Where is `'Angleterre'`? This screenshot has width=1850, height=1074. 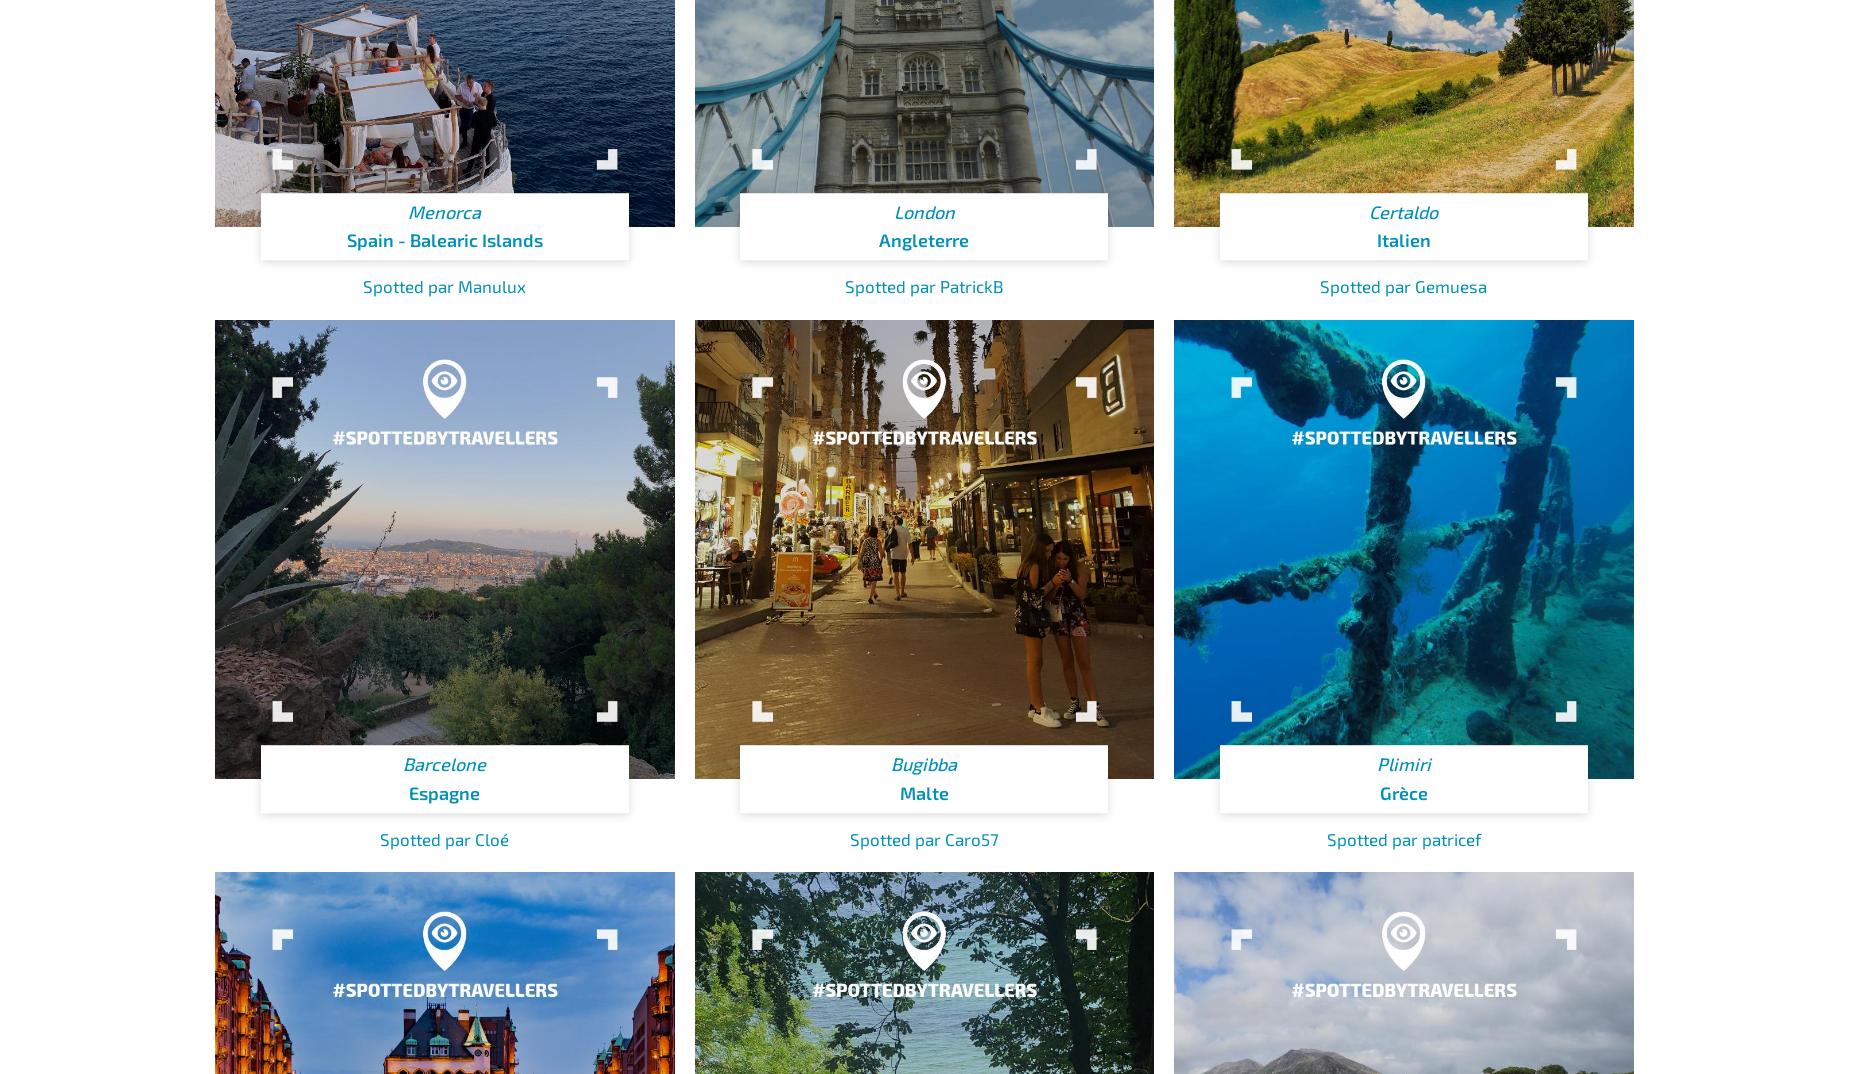 'Angleterre' is located at coordinates (924, 239).